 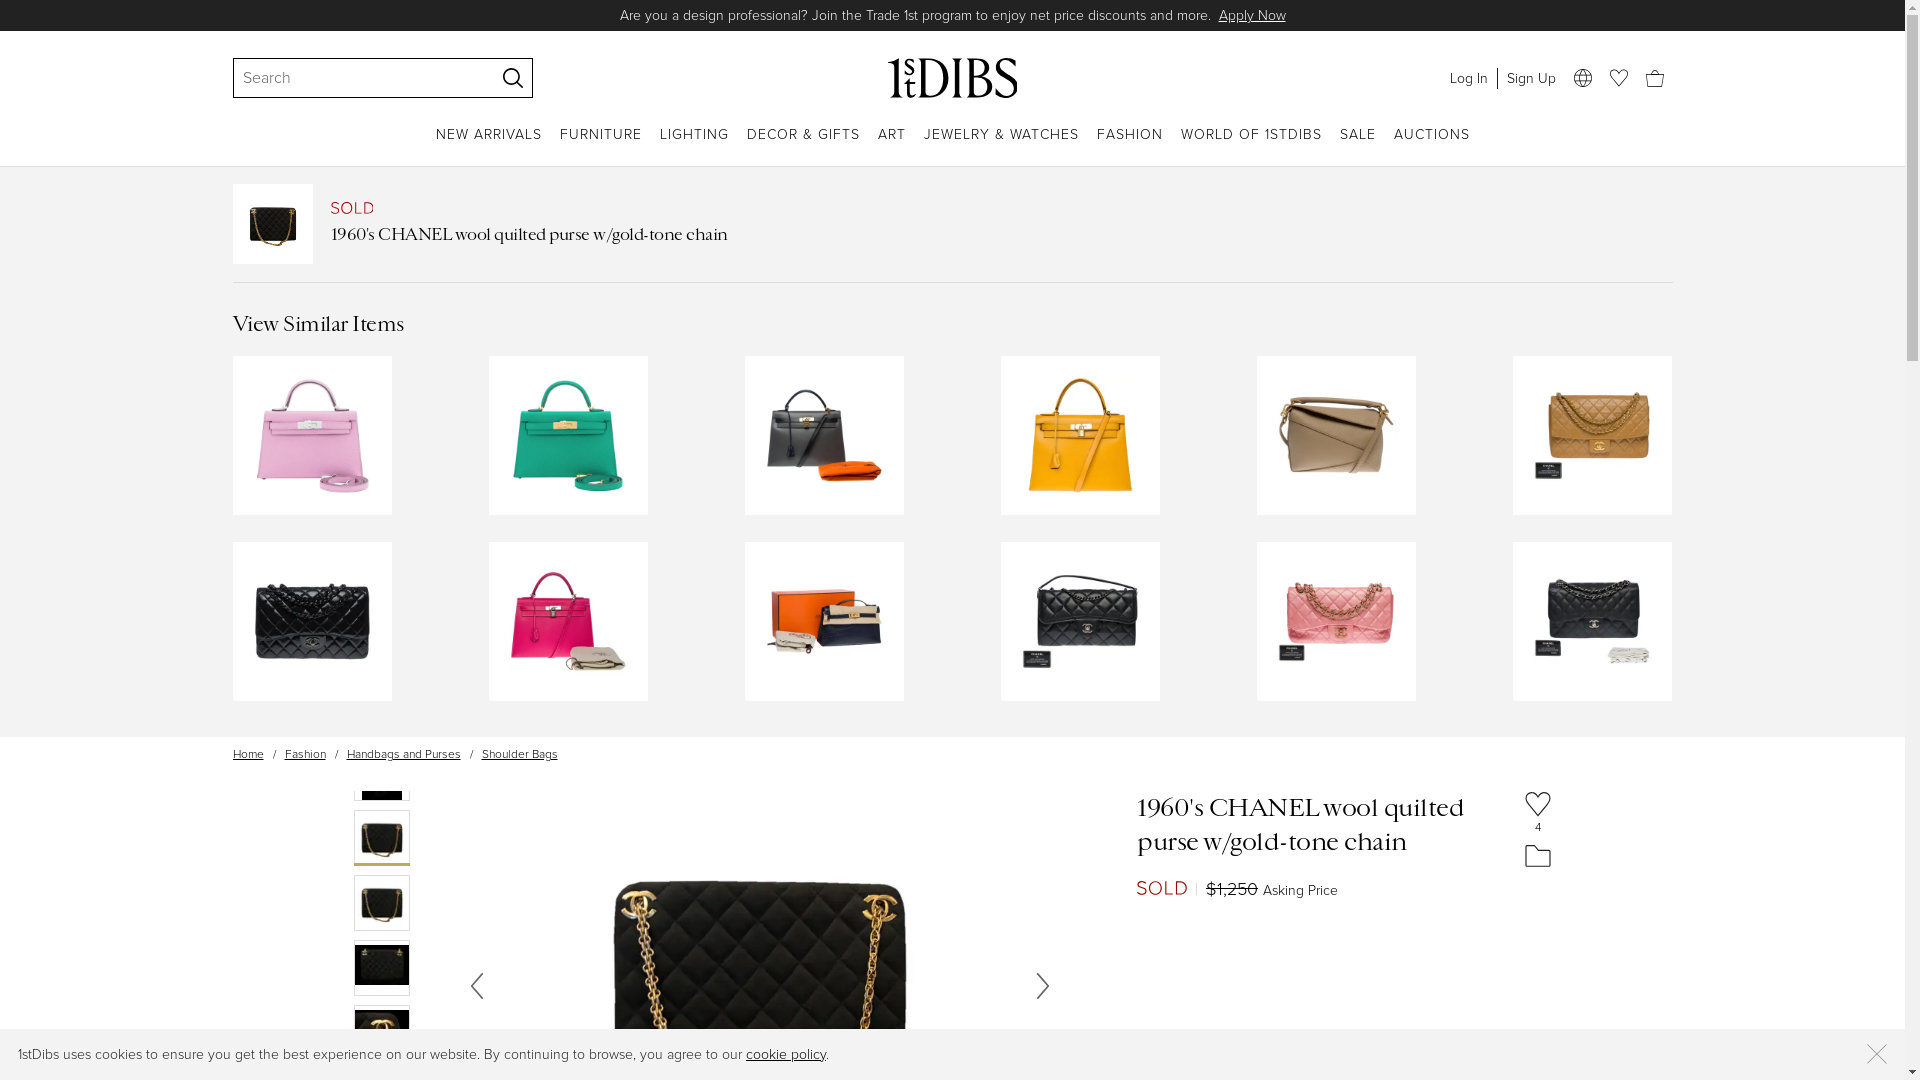 I want to click on 'DECOR & GIFTS', so click(x=802, y=144).